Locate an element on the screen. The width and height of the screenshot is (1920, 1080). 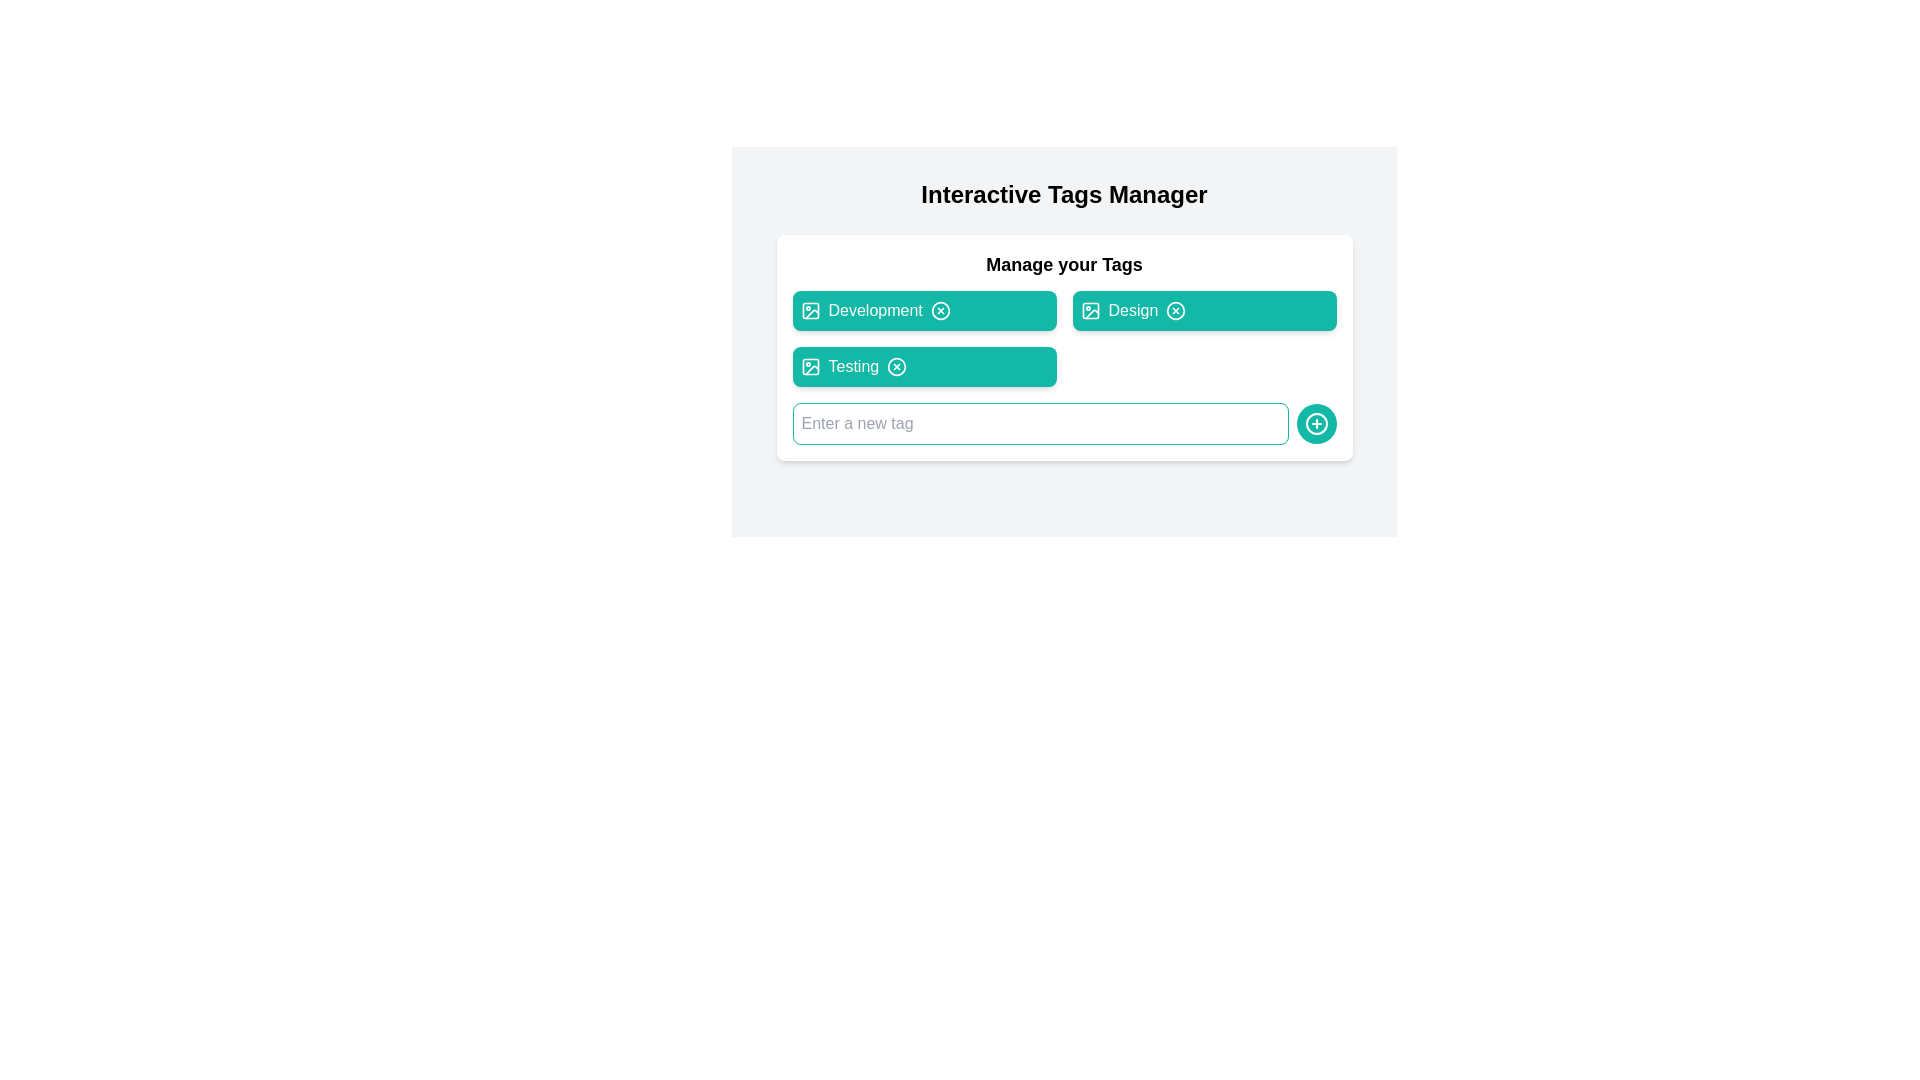
the 'Development' button, which is a horizontally rectangular button with a teal background, white text, and an icon depicting a framed image on the left is located at coordinates (923, 311).